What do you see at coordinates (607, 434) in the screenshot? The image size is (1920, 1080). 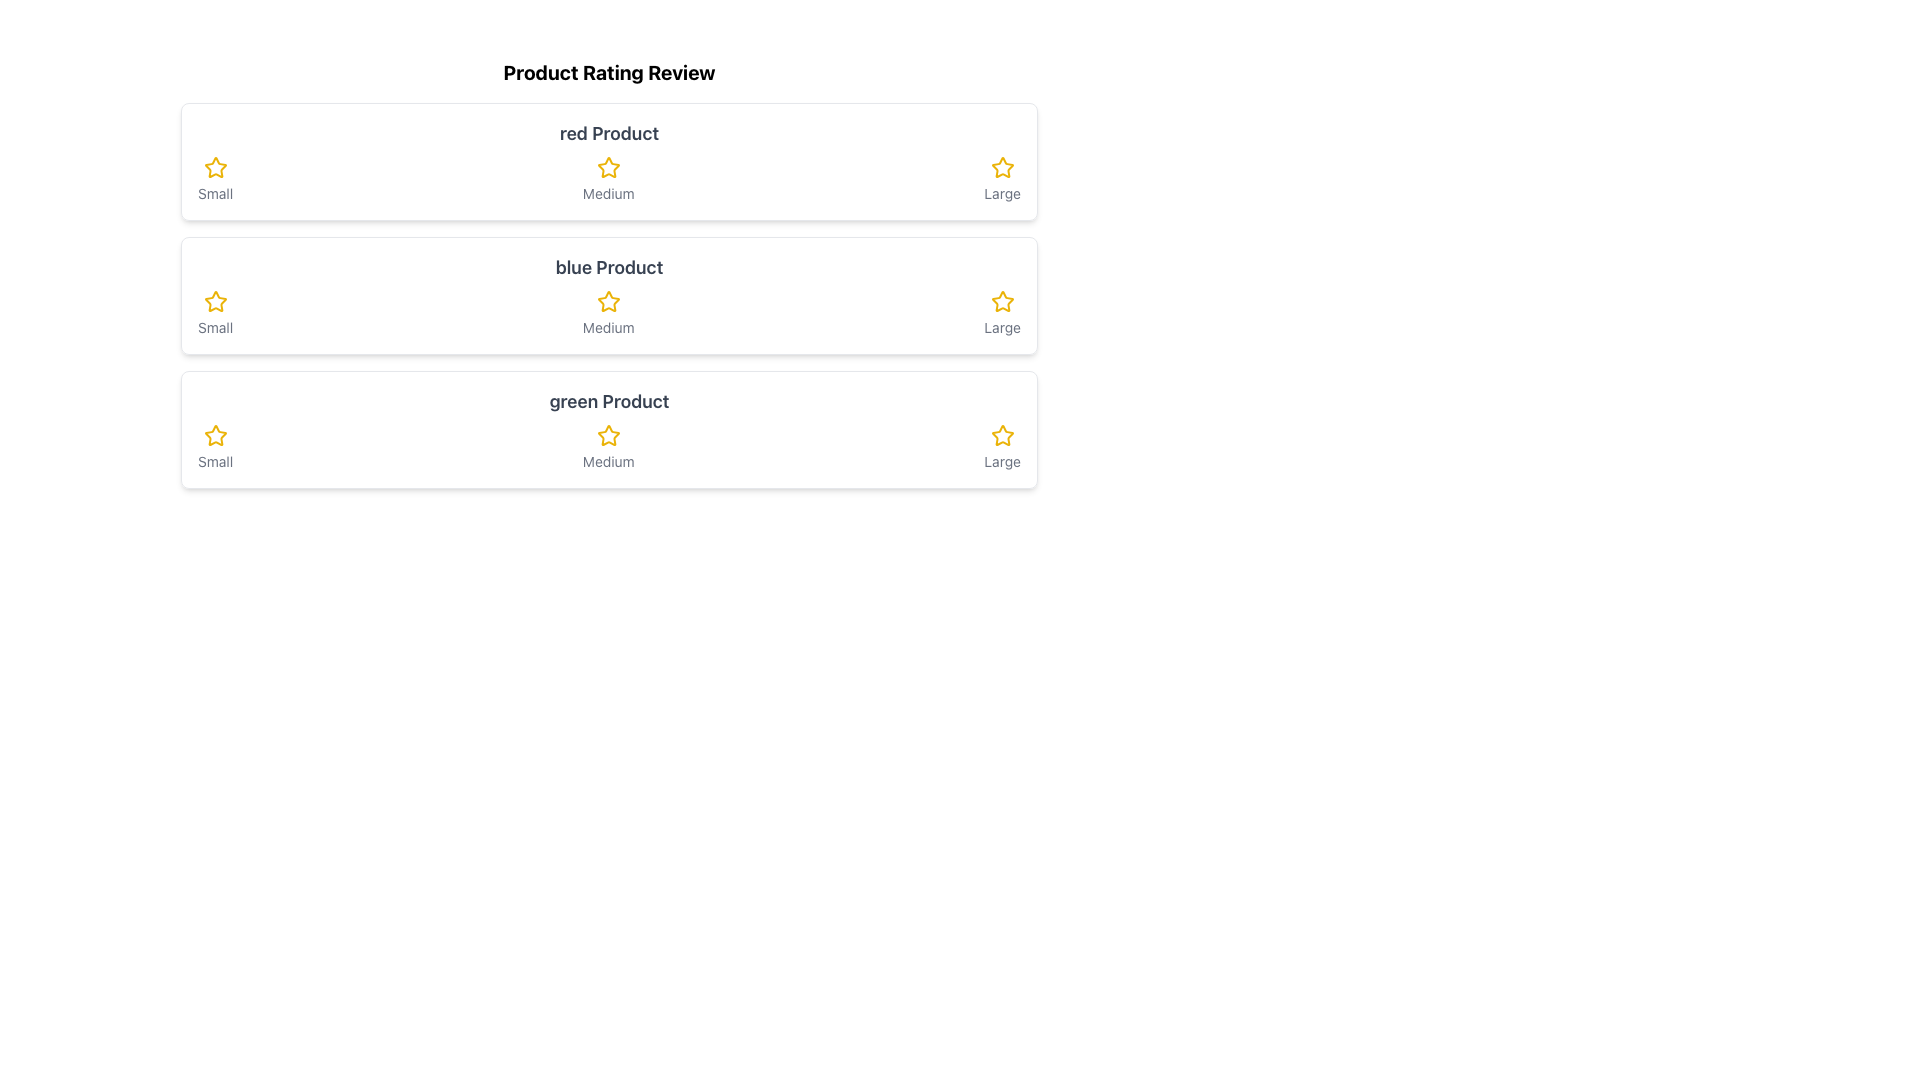 I see `the central star icon in the rating section for the 'green Product'` at bounding box center [607, 434].